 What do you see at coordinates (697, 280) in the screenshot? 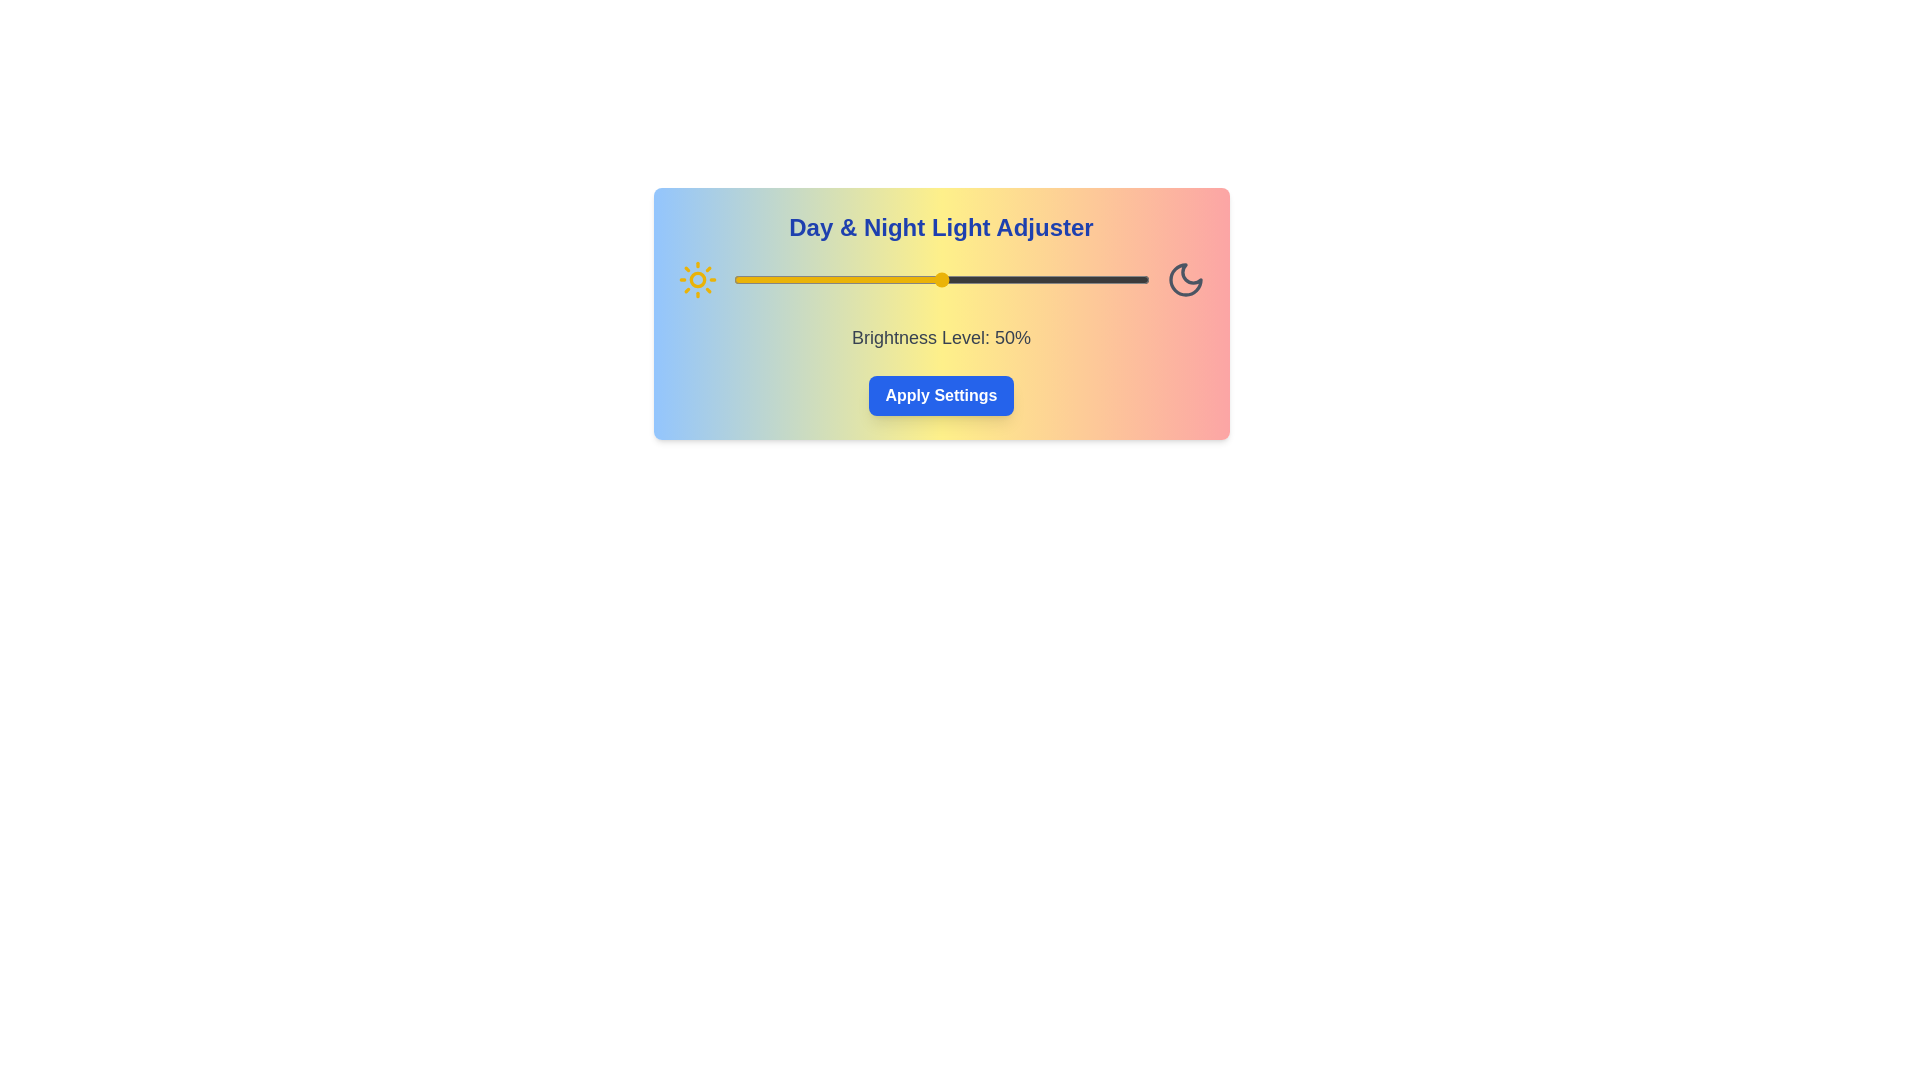
I see `the sun icon to interact with it` at bounding box center [697, 280].